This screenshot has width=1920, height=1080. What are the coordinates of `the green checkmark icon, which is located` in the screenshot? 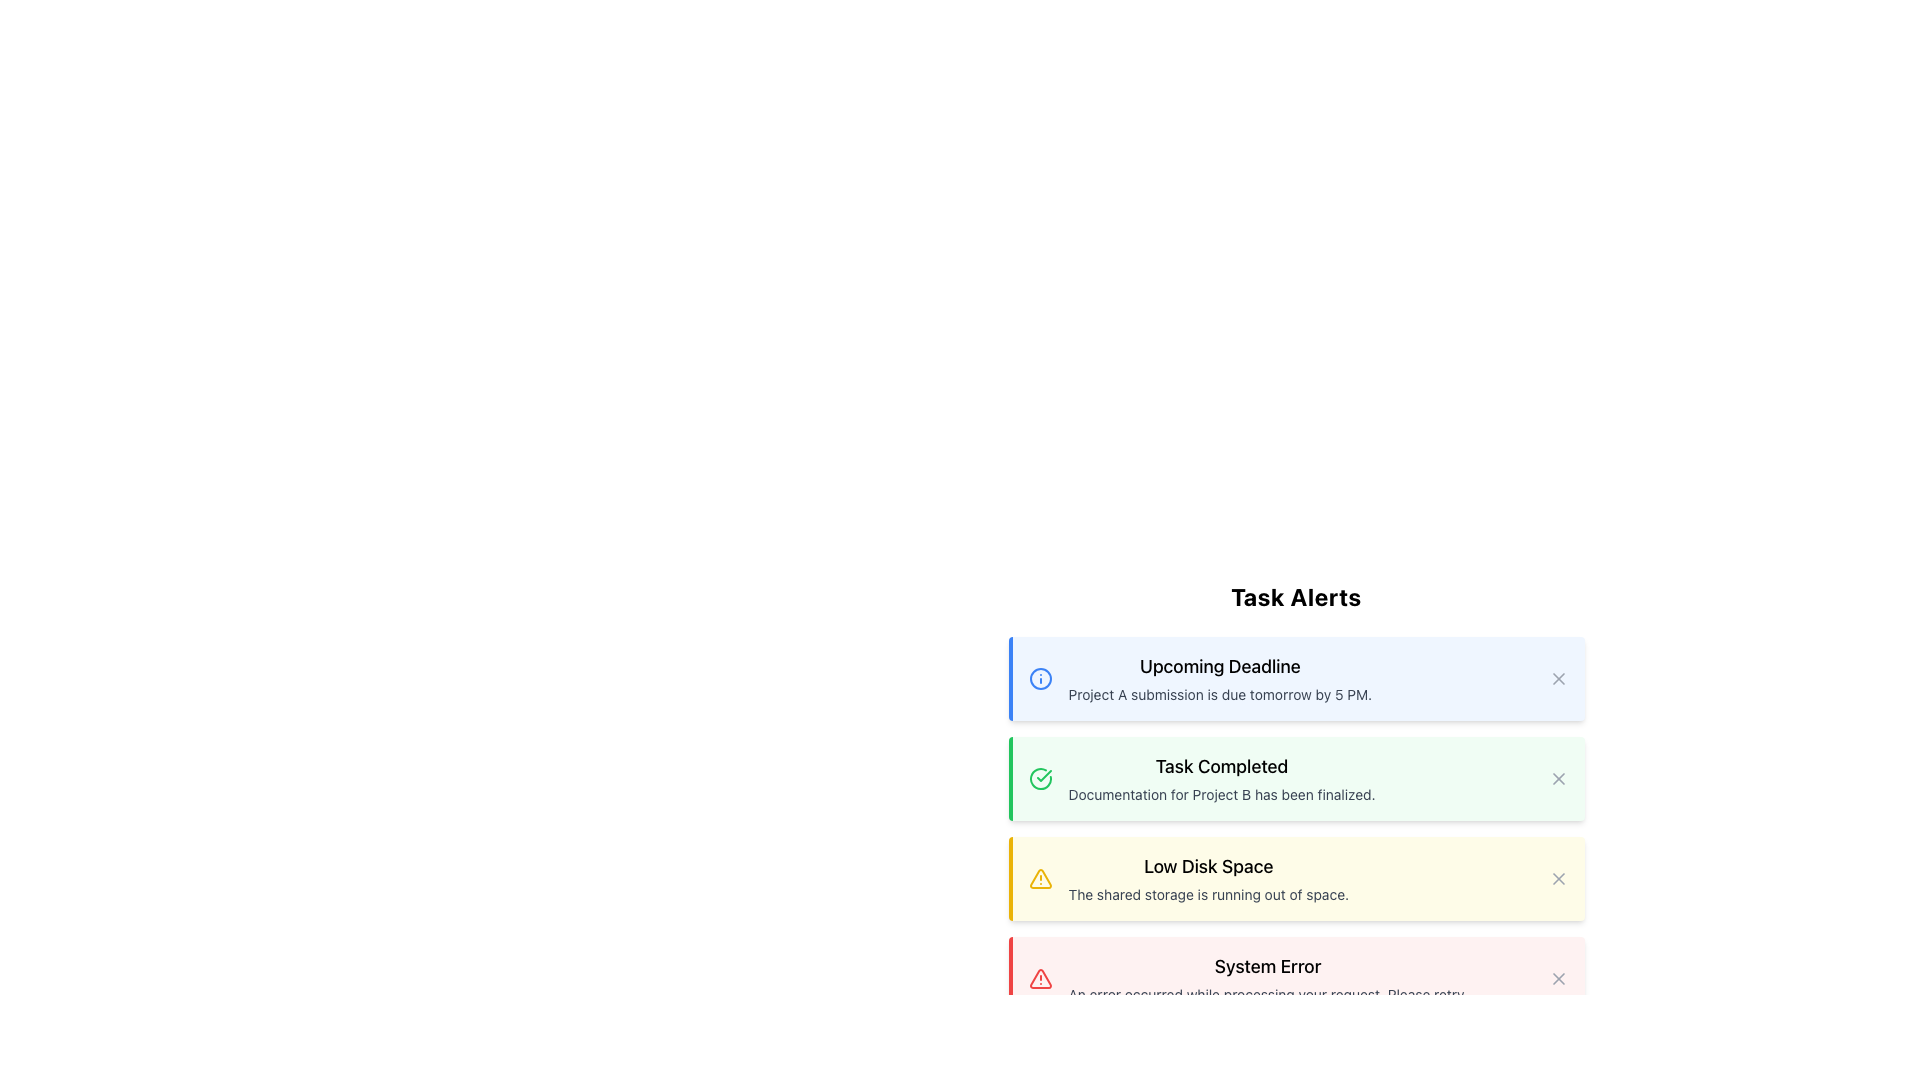 It's located at (1042, 774).